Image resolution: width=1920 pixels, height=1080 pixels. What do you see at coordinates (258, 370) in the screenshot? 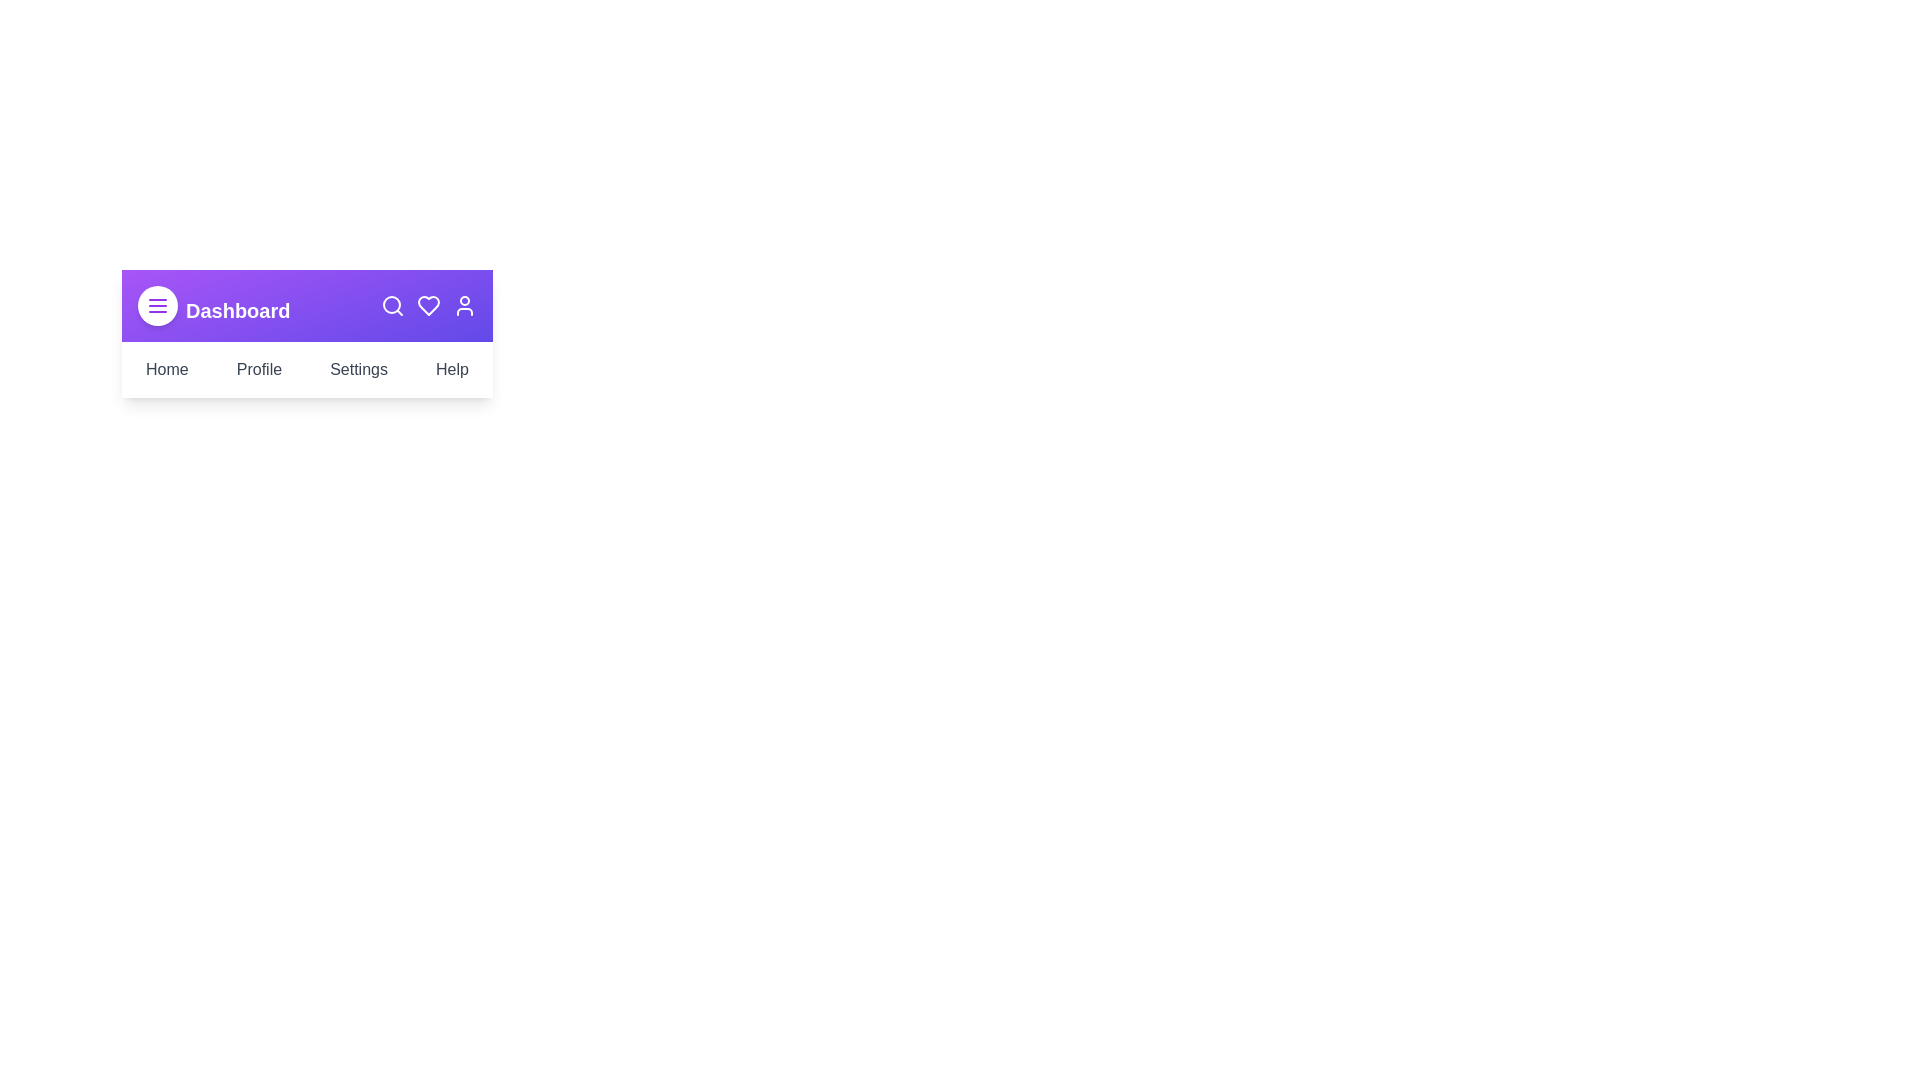
I see `the Profile menu item in the navigation menu` at bounding box center [258, 370].